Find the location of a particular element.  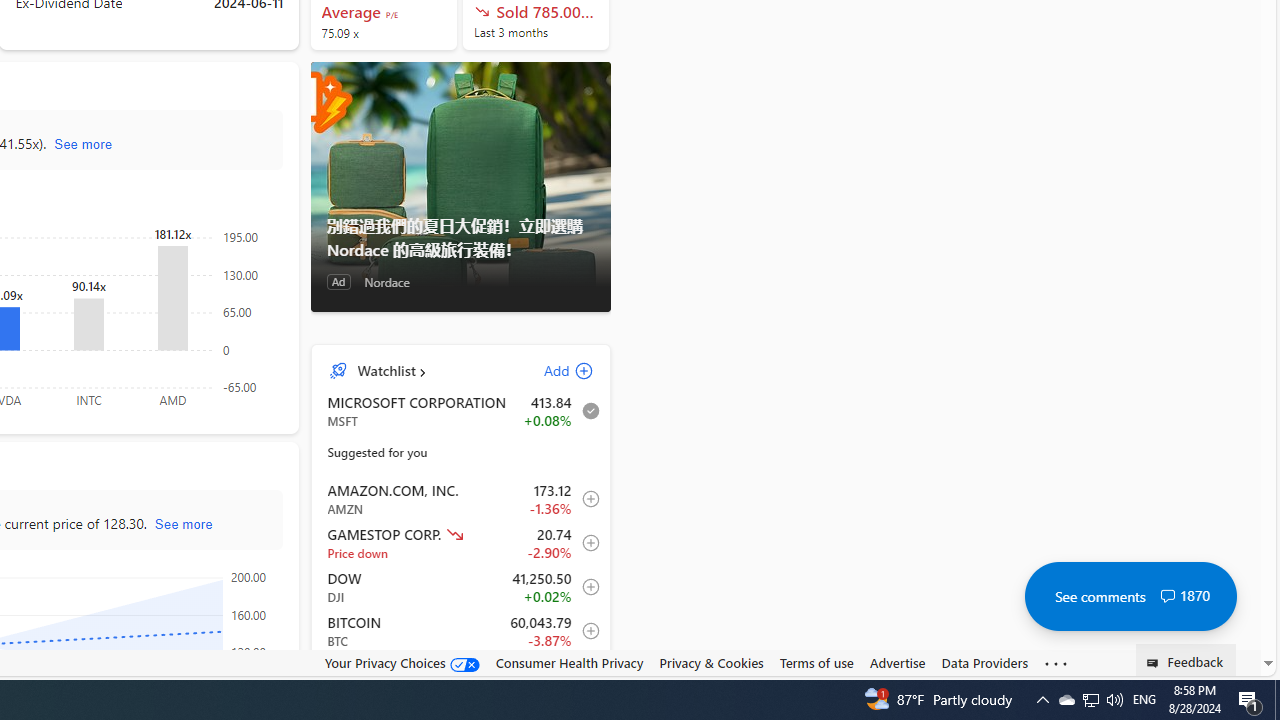

'Consumer Health Privacy' is located at coordinates (568, 663).